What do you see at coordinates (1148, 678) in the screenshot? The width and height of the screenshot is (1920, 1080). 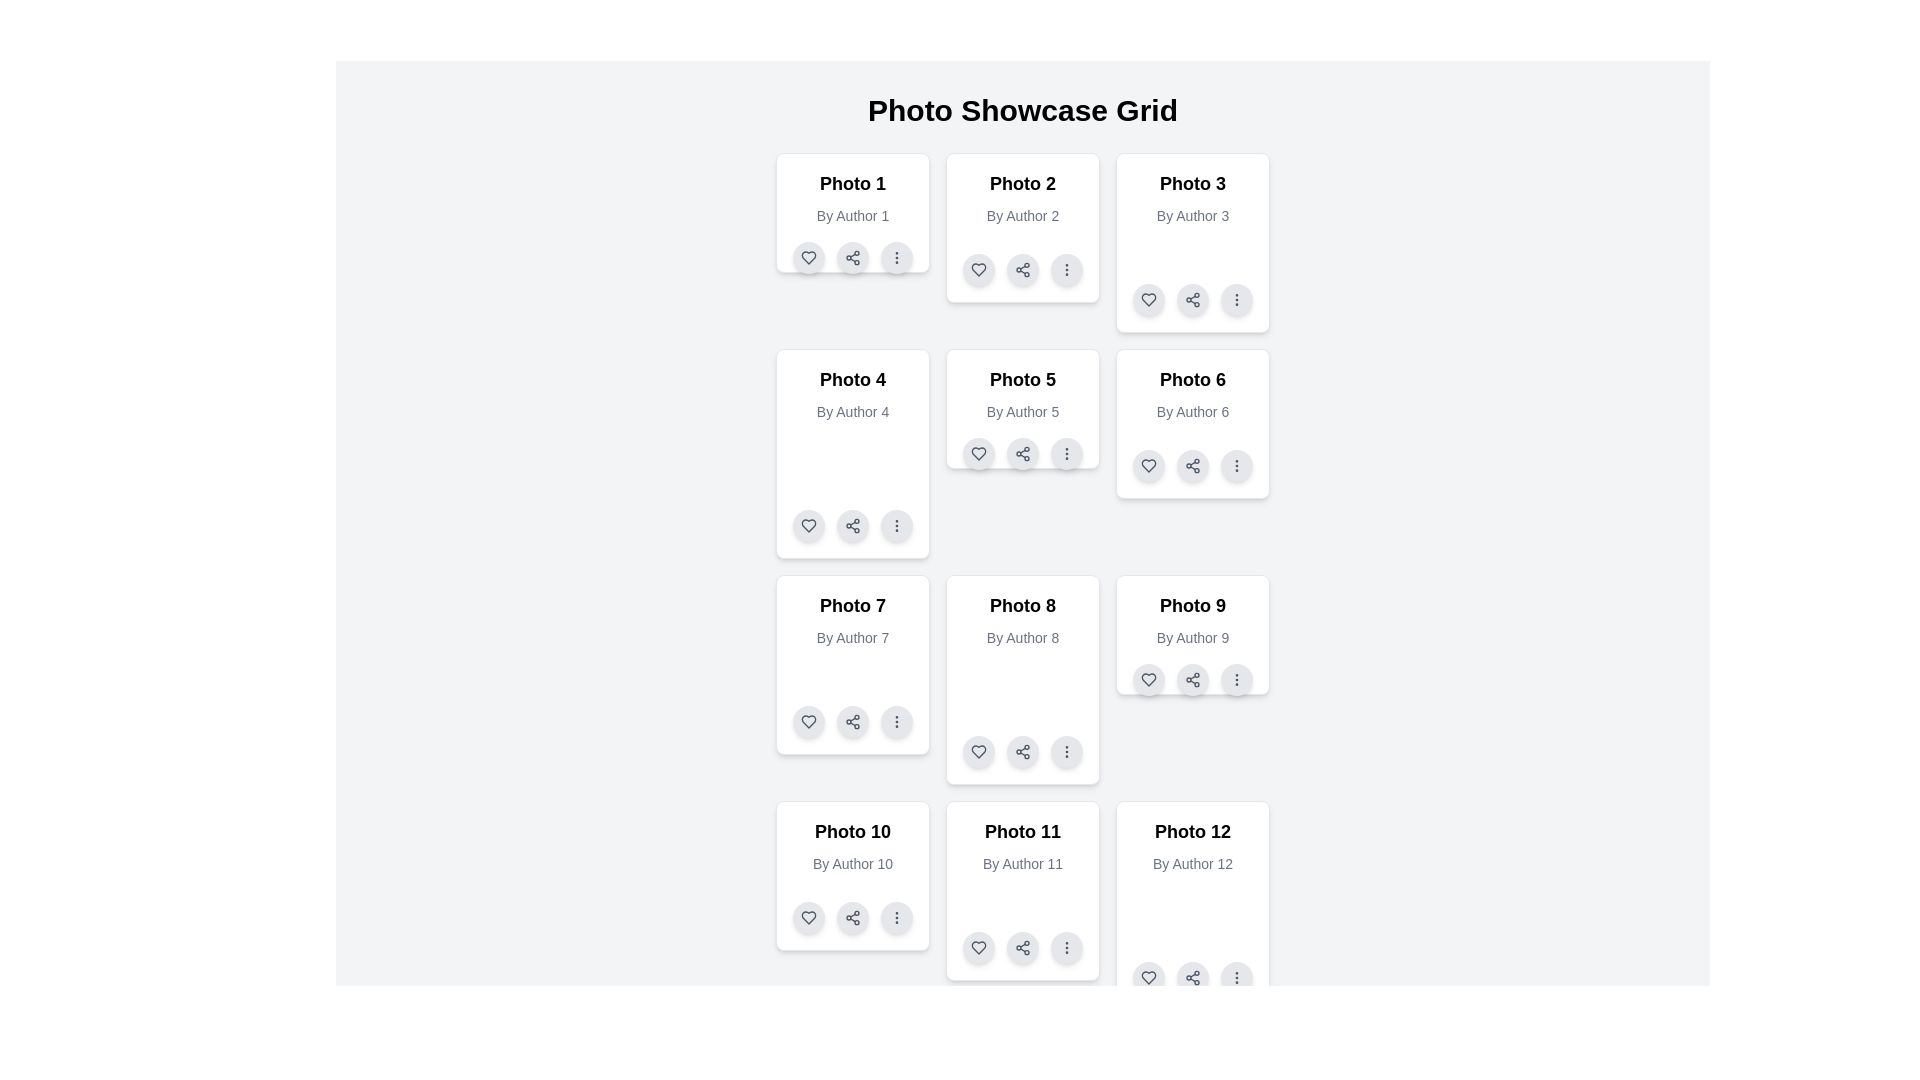 I see `the first button in the bottom row of action icons associated with the card labeled 'Photo 9 By Author 9'` at bounding box center [1148, 678].